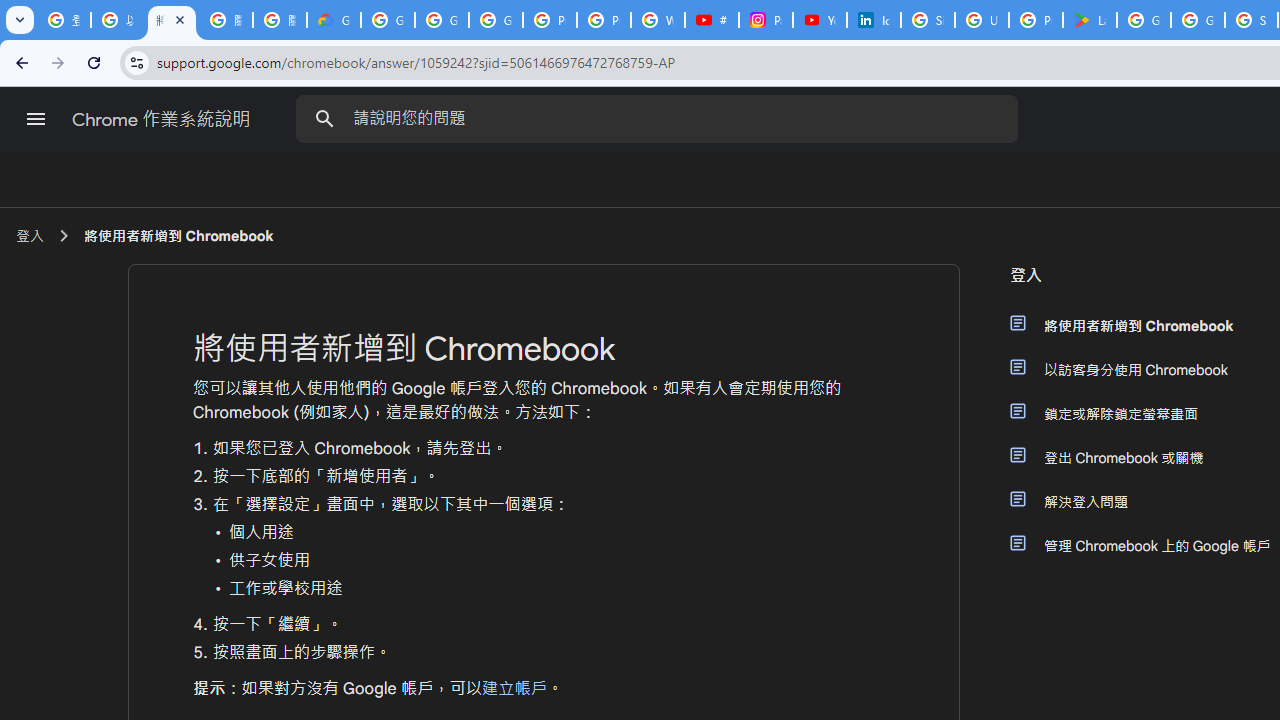 The width and height of the screenshot is (1280, 720). Describe the element at coordinates (58, 61) in the screenshot. I see `'Forward'` at that location.